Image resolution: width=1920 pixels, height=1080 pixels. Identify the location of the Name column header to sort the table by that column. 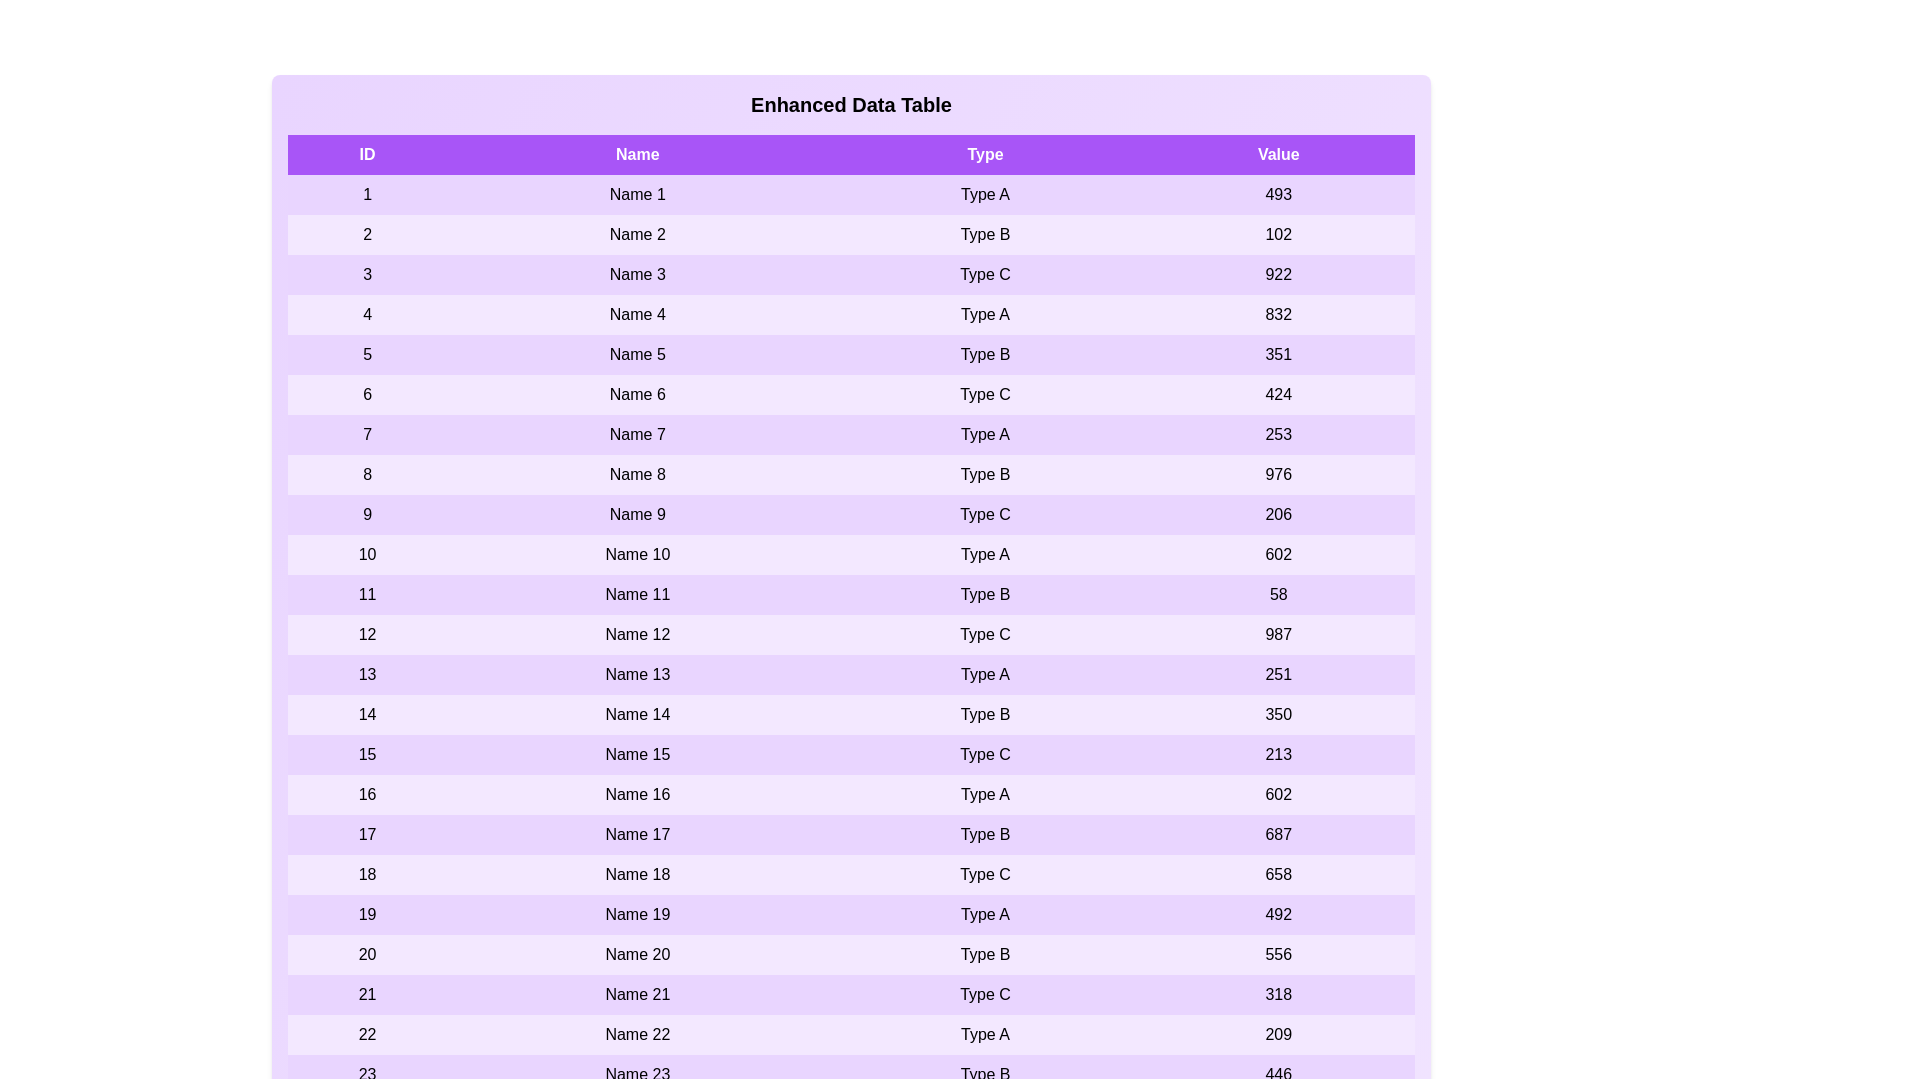
(636, 153).